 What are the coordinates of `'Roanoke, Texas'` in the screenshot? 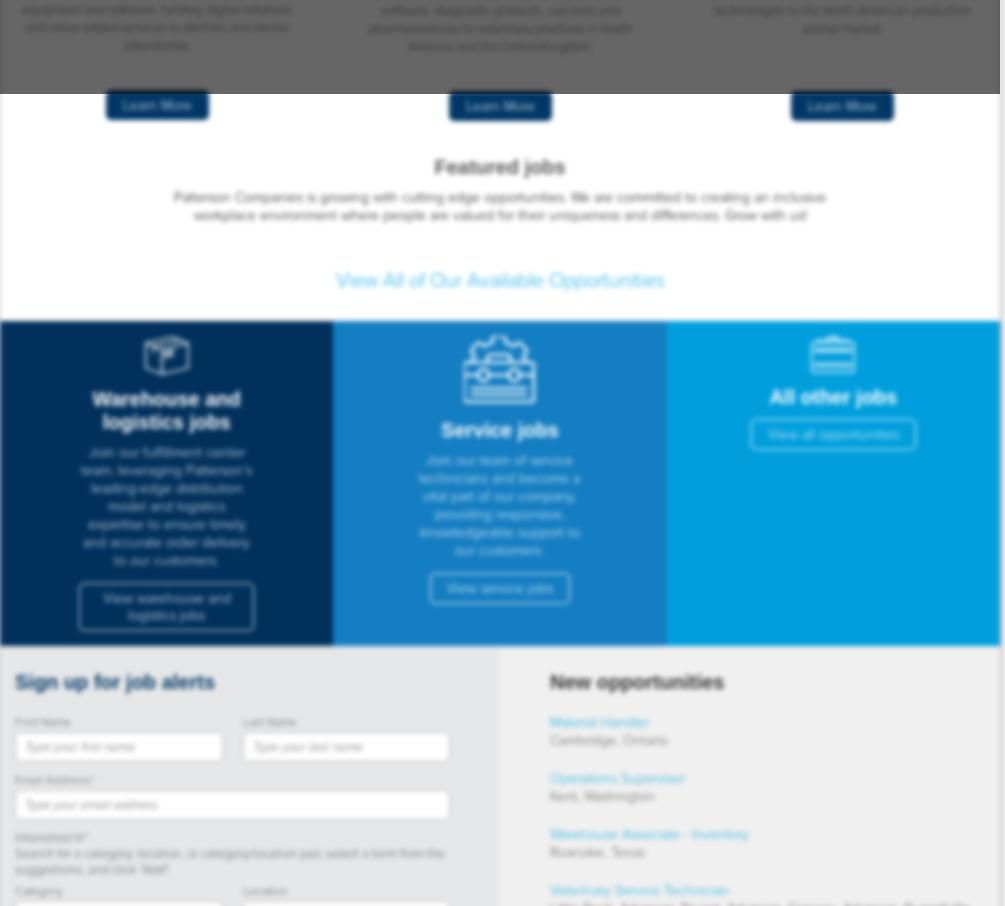 It's located at (596, 851).